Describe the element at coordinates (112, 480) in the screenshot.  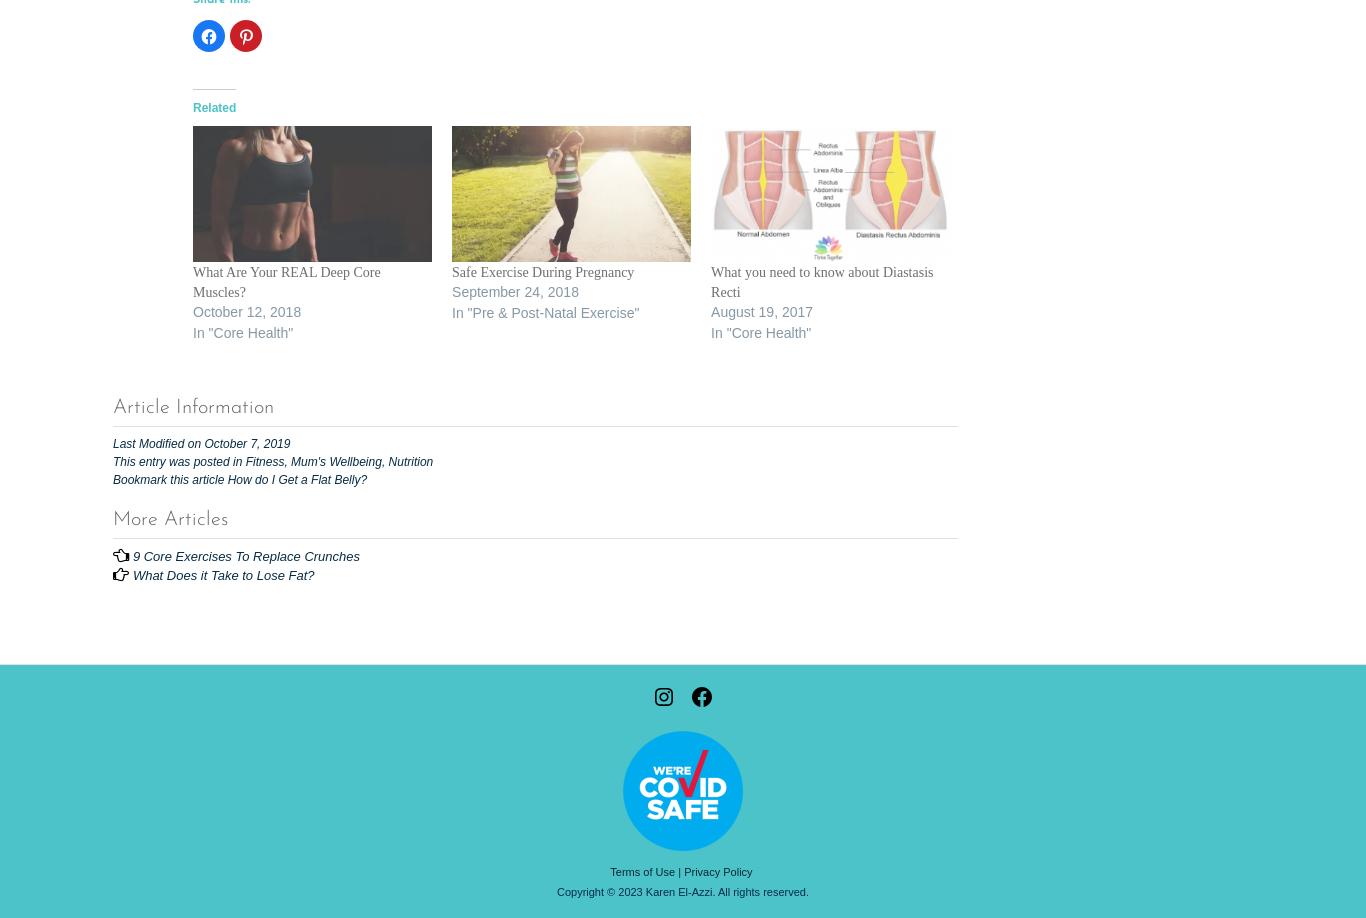
I see `'Bookmark this article'` at that location.